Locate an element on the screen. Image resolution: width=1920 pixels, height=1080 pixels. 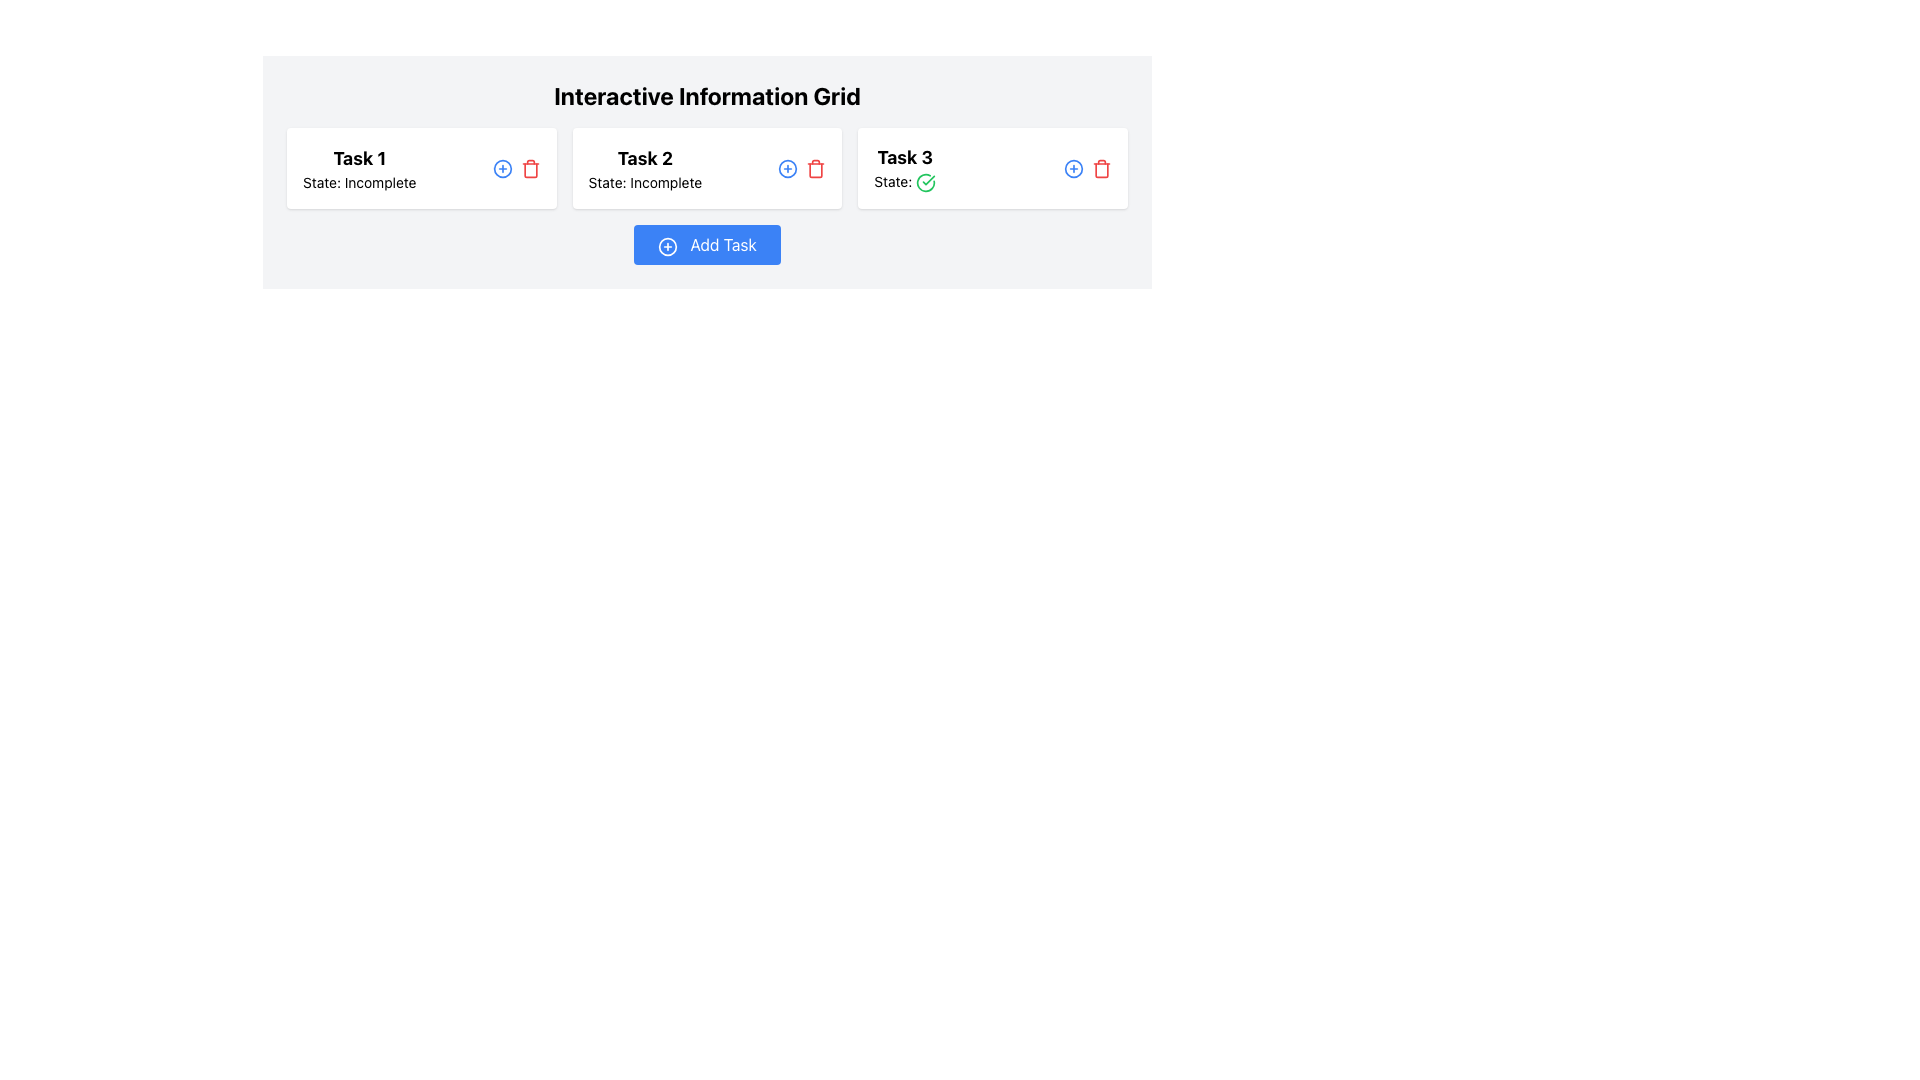
the circular green icon located in the third task card labeled 'Task 3', positioned to the left of the '+' icon is located at coordinates (925, 182).